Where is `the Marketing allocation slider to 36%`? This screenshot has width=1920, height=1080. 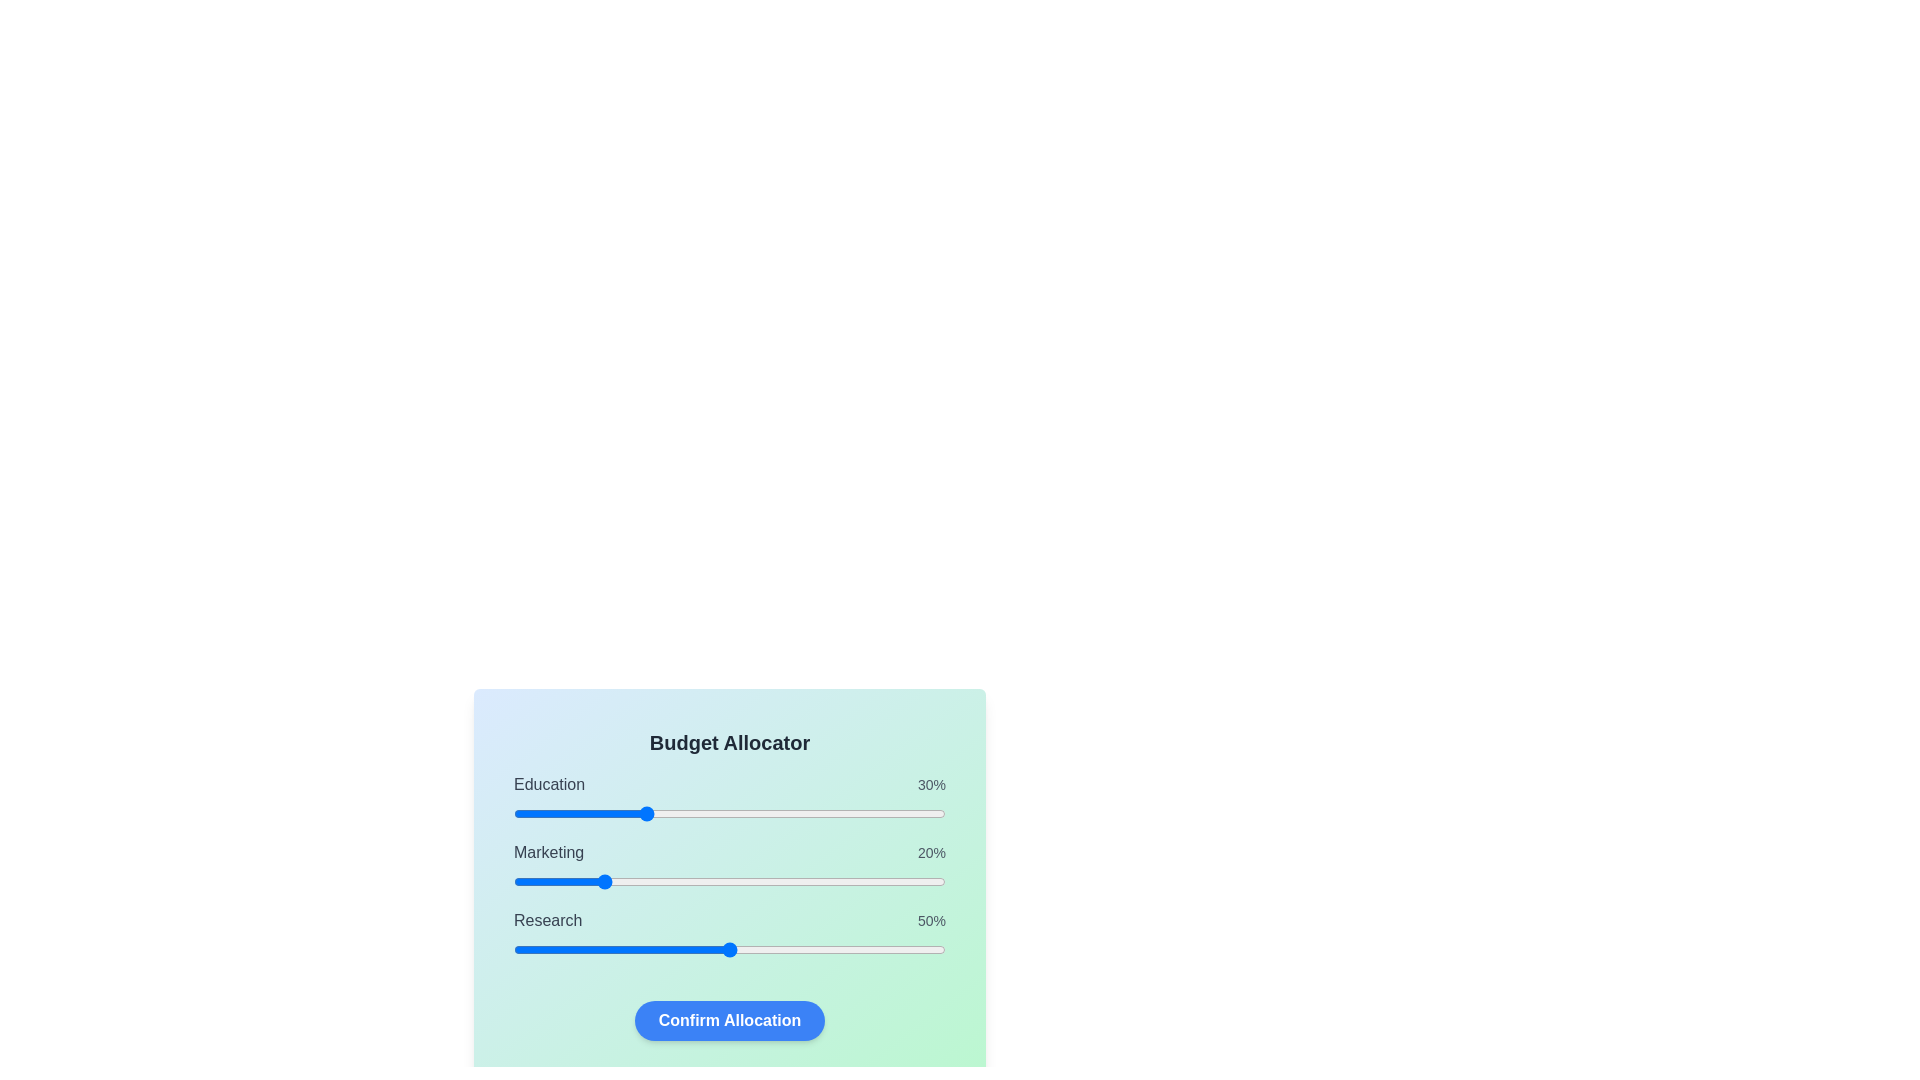
the Marketing allocation slider to 36% is located at coordinates (669, 881).